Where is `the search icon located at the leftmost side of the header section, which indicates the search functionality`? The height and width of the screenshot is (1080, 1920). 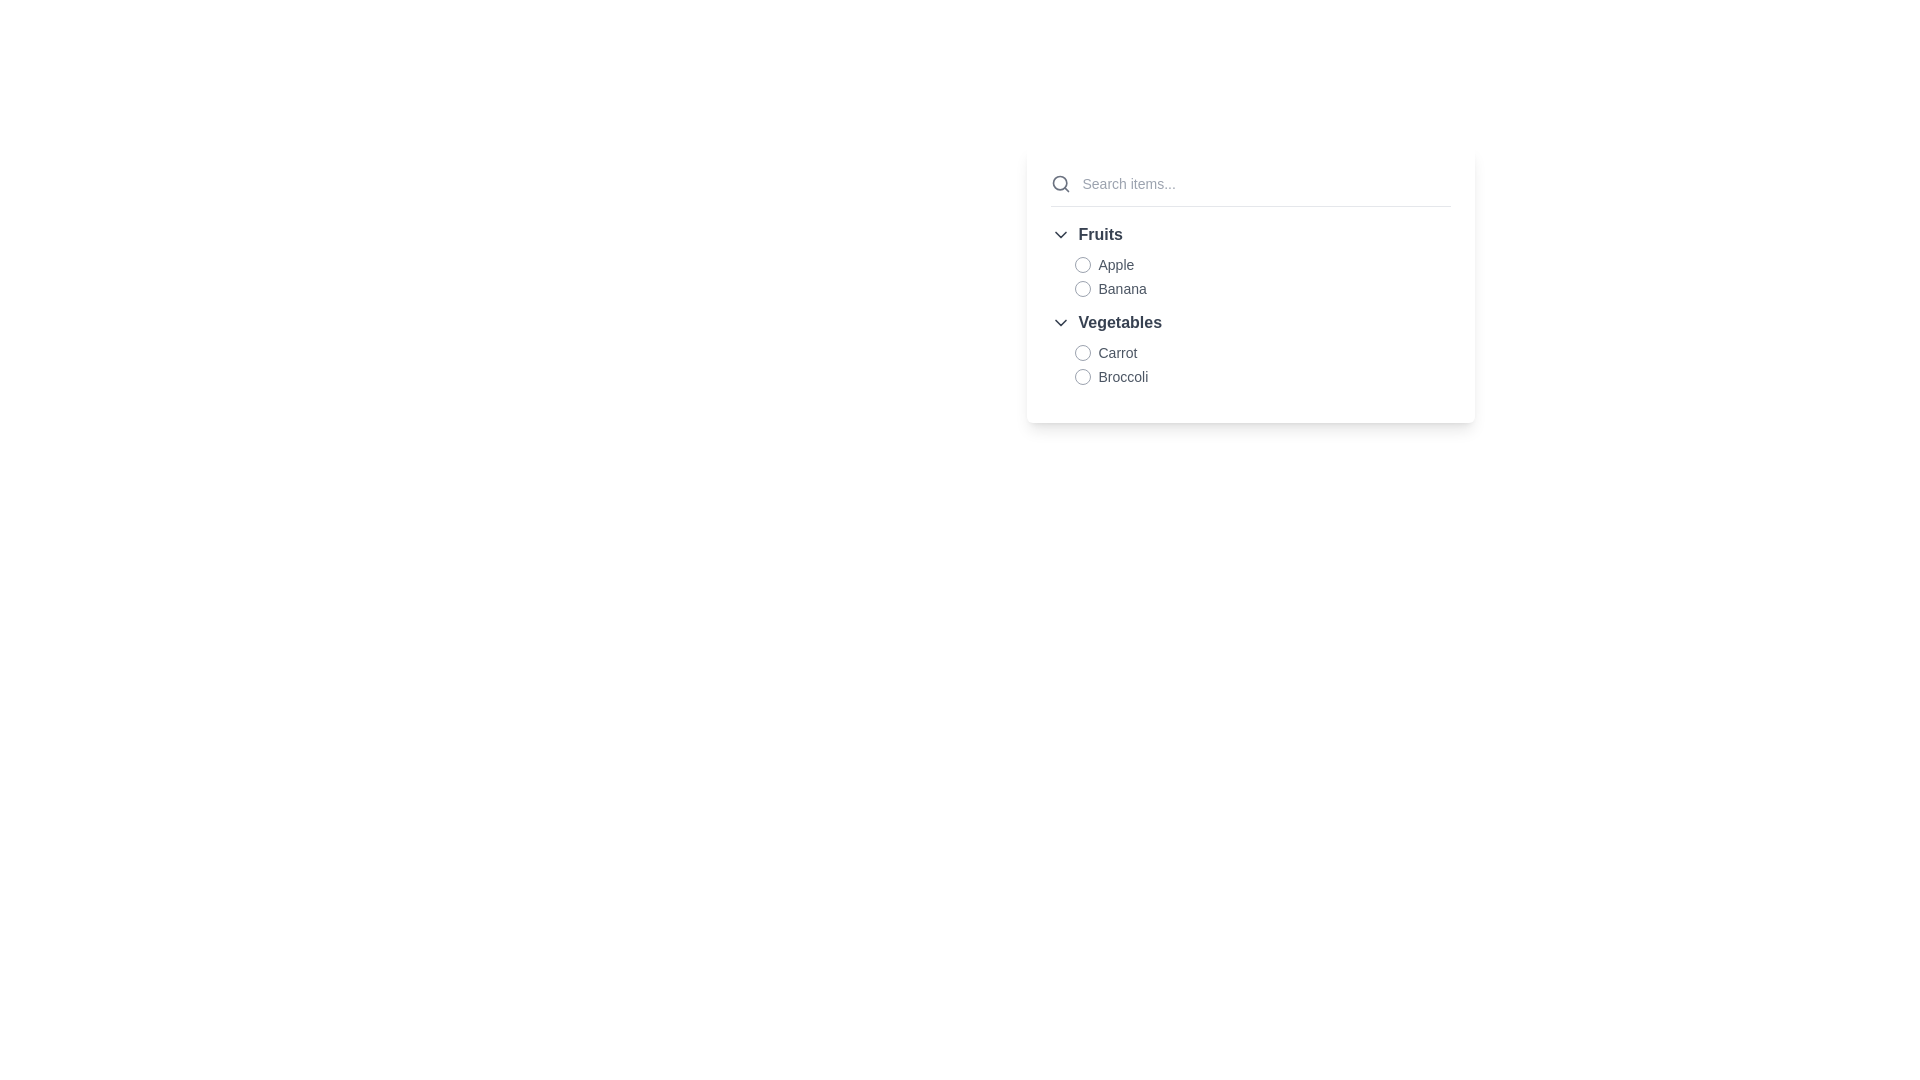 the search icon located at the leftmost side of the header section, which indicates the search functionality is located at coordinates (1059, 184).